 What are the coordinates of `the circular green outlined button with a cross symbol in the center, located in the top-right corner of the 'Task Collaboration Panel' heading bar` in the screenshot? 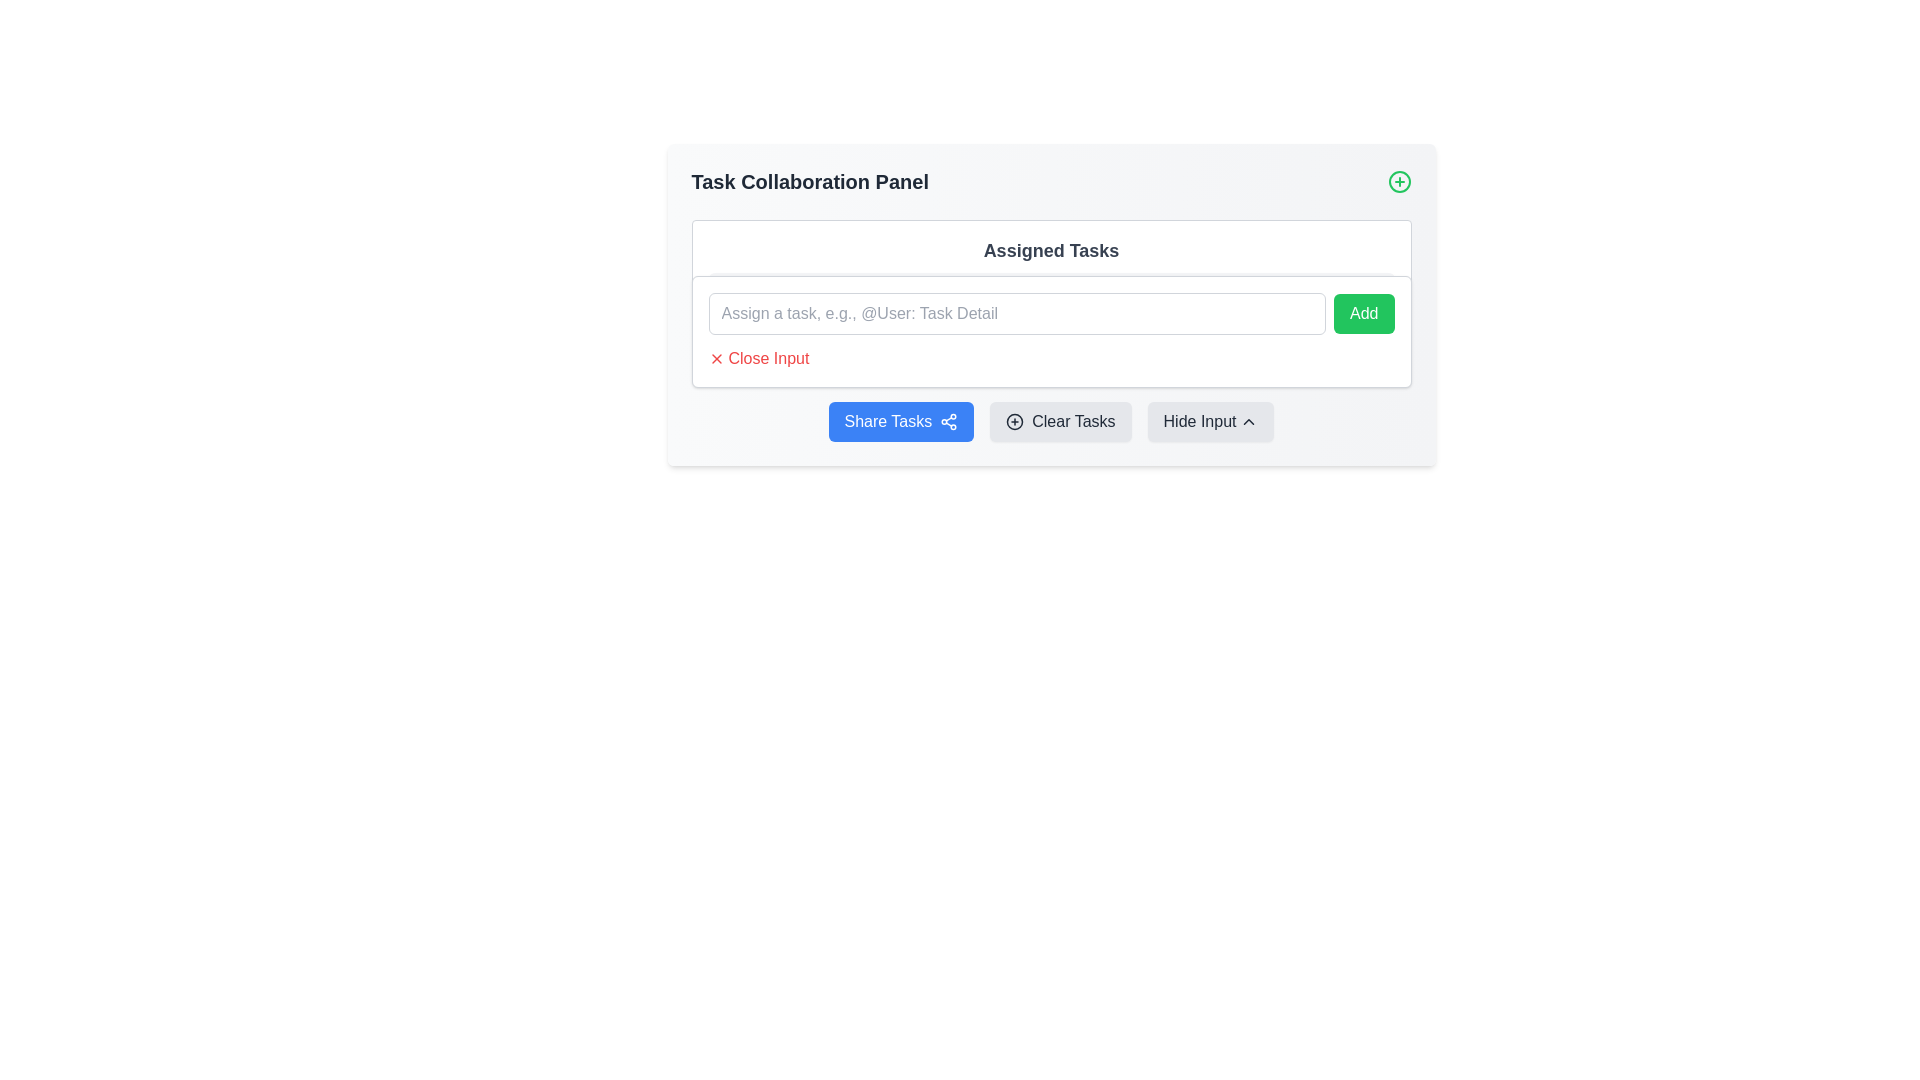 It's located at (1398, 181).